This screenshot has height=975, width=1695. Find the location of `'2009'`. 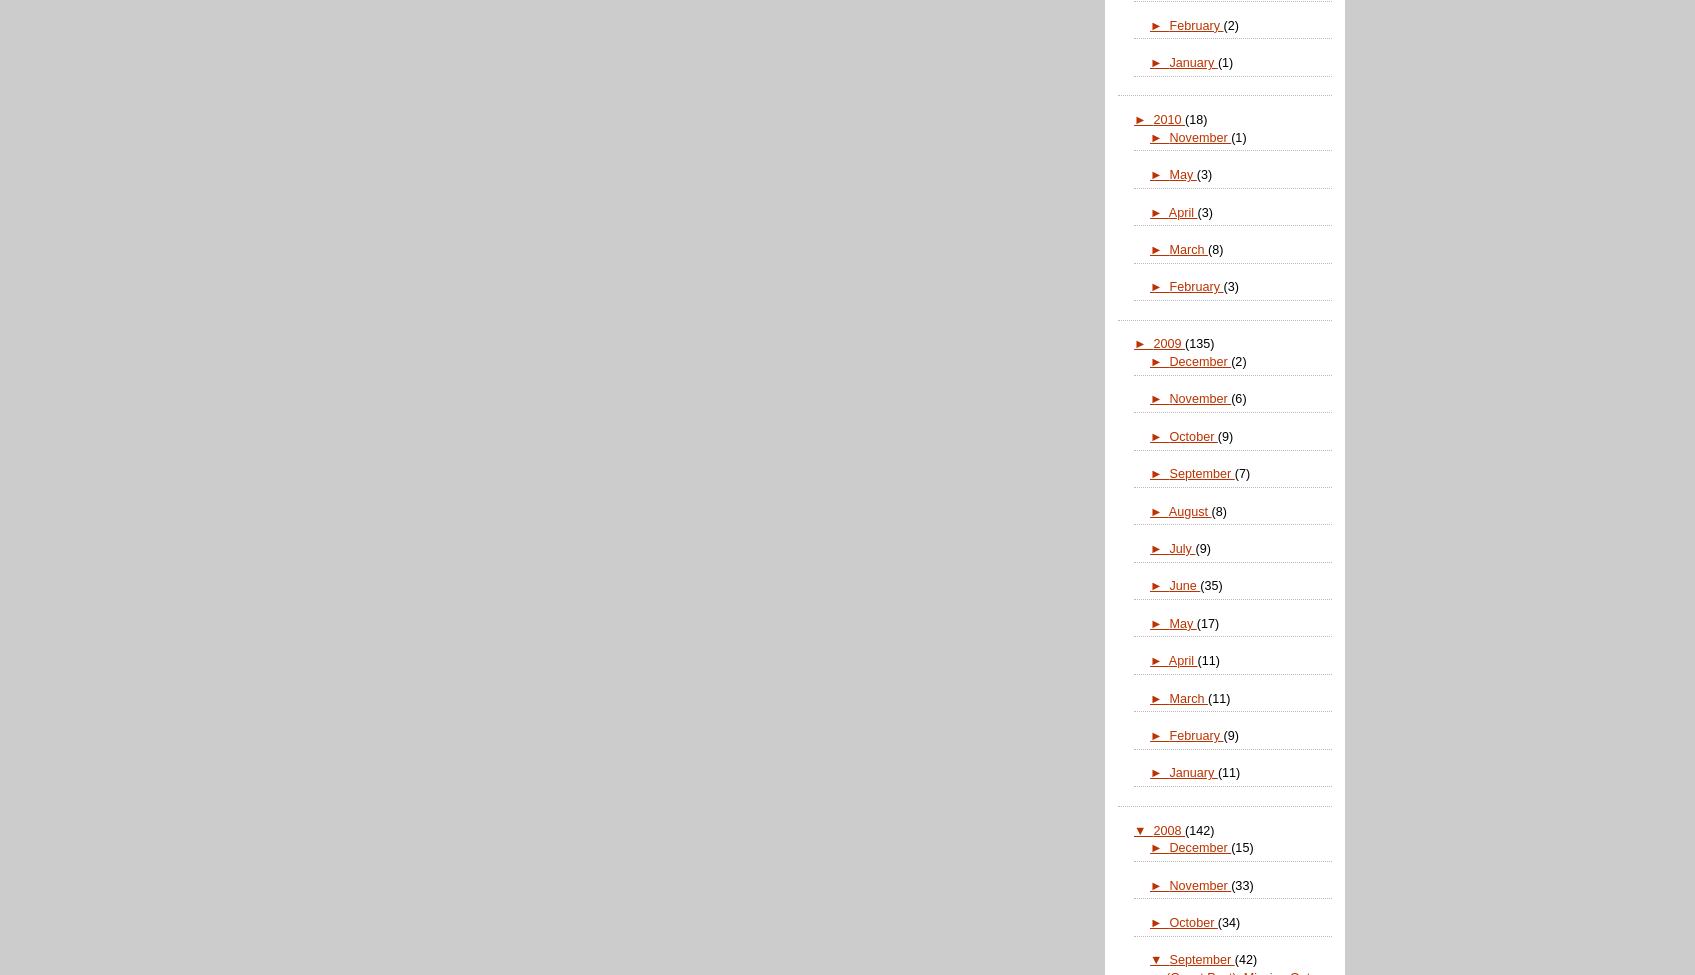

'2009' is located at coordinates (1168, 342).